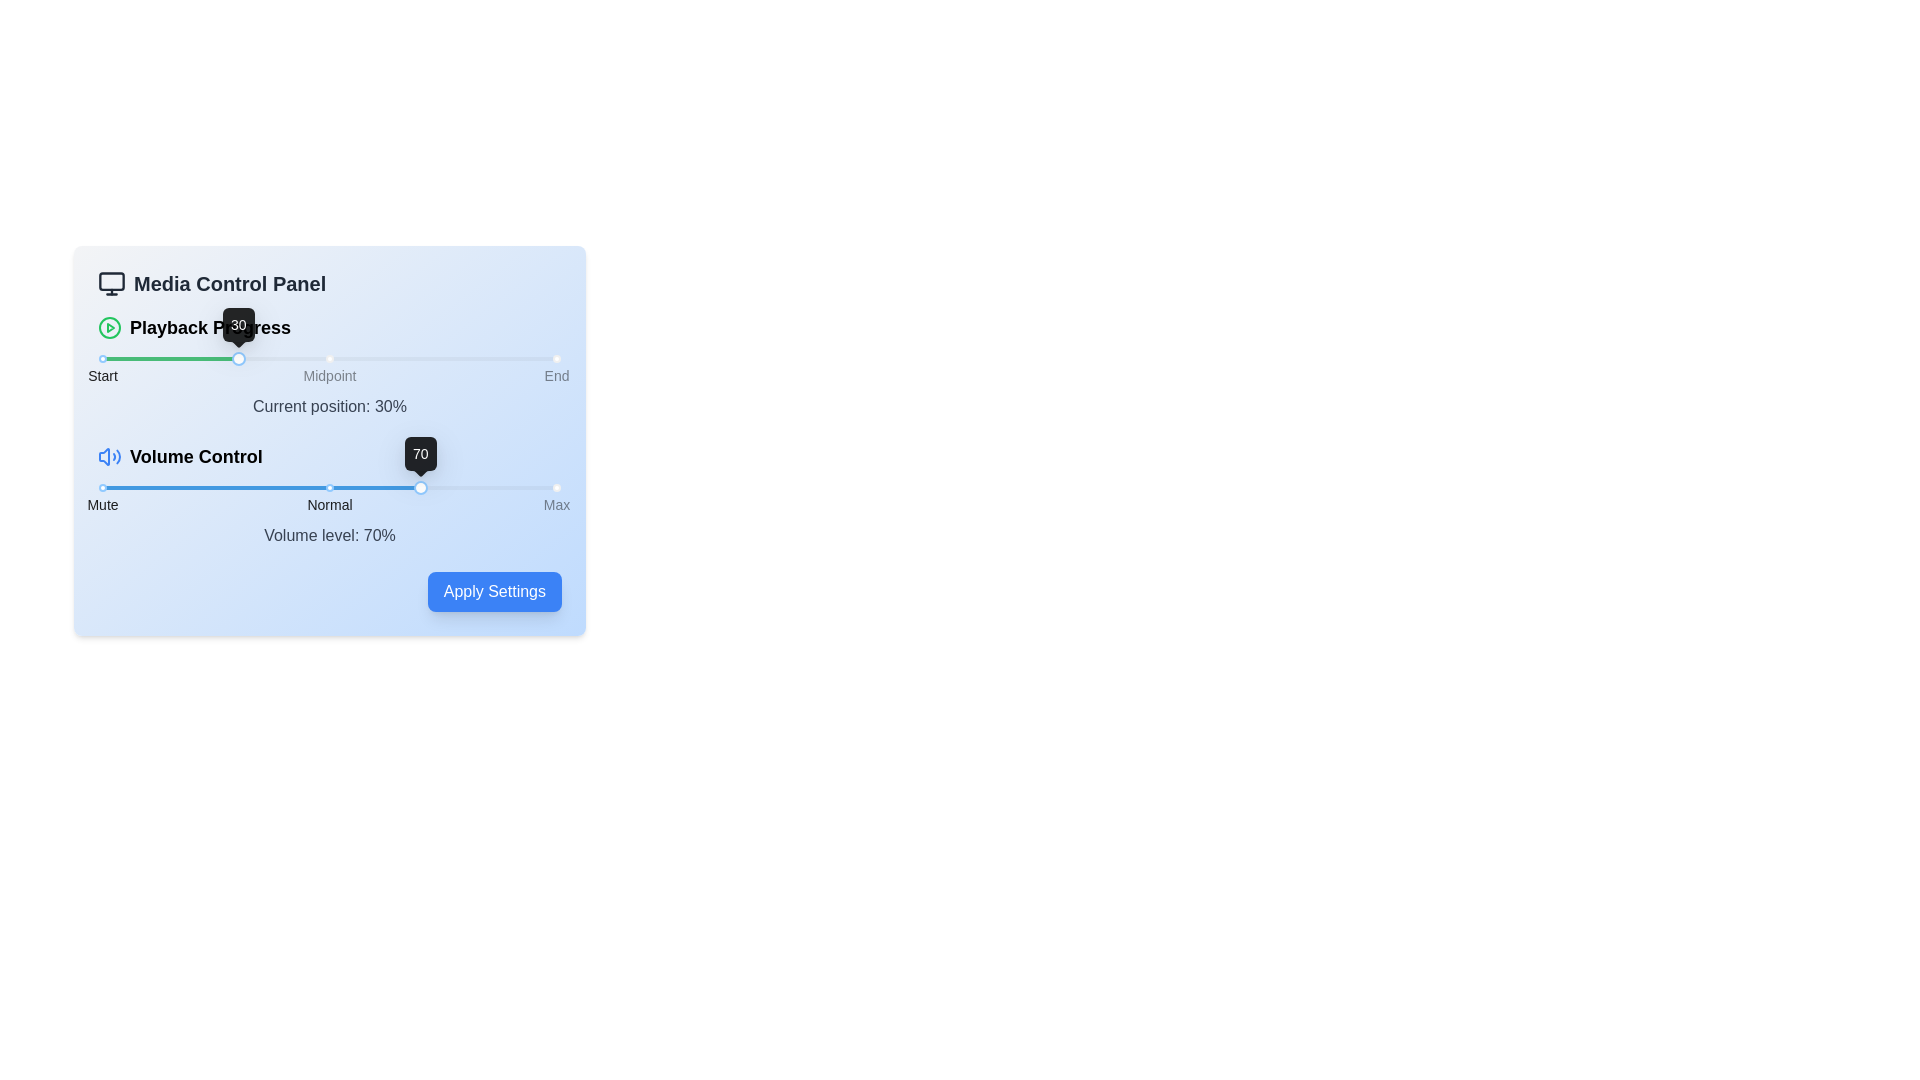 The width and height of the screenshot is (1920, 1080). Describe the element at coordinates (412, 488) in the screenshot. I see `the volume` at that location.